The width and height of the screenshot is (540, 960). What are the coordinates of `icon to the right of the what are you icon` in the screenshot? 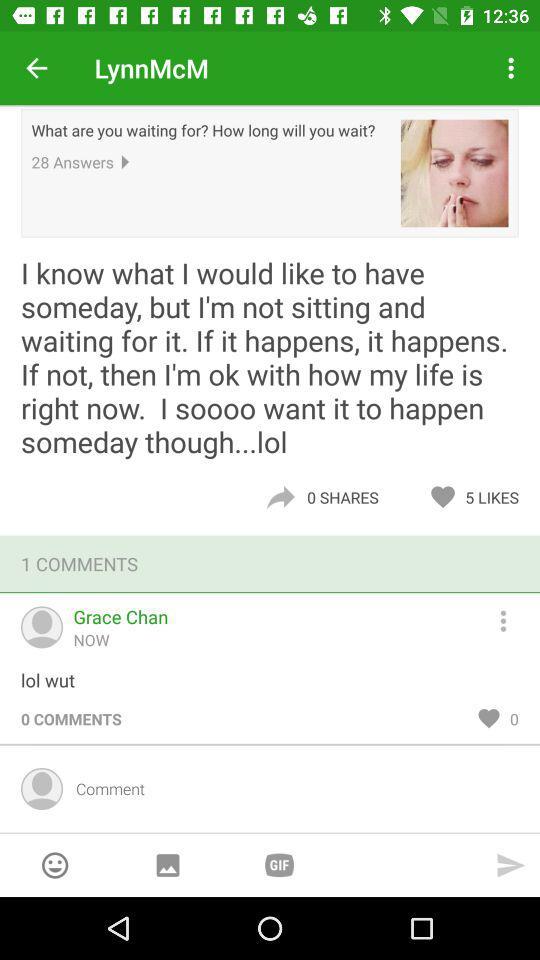 It's located at (454, 172).